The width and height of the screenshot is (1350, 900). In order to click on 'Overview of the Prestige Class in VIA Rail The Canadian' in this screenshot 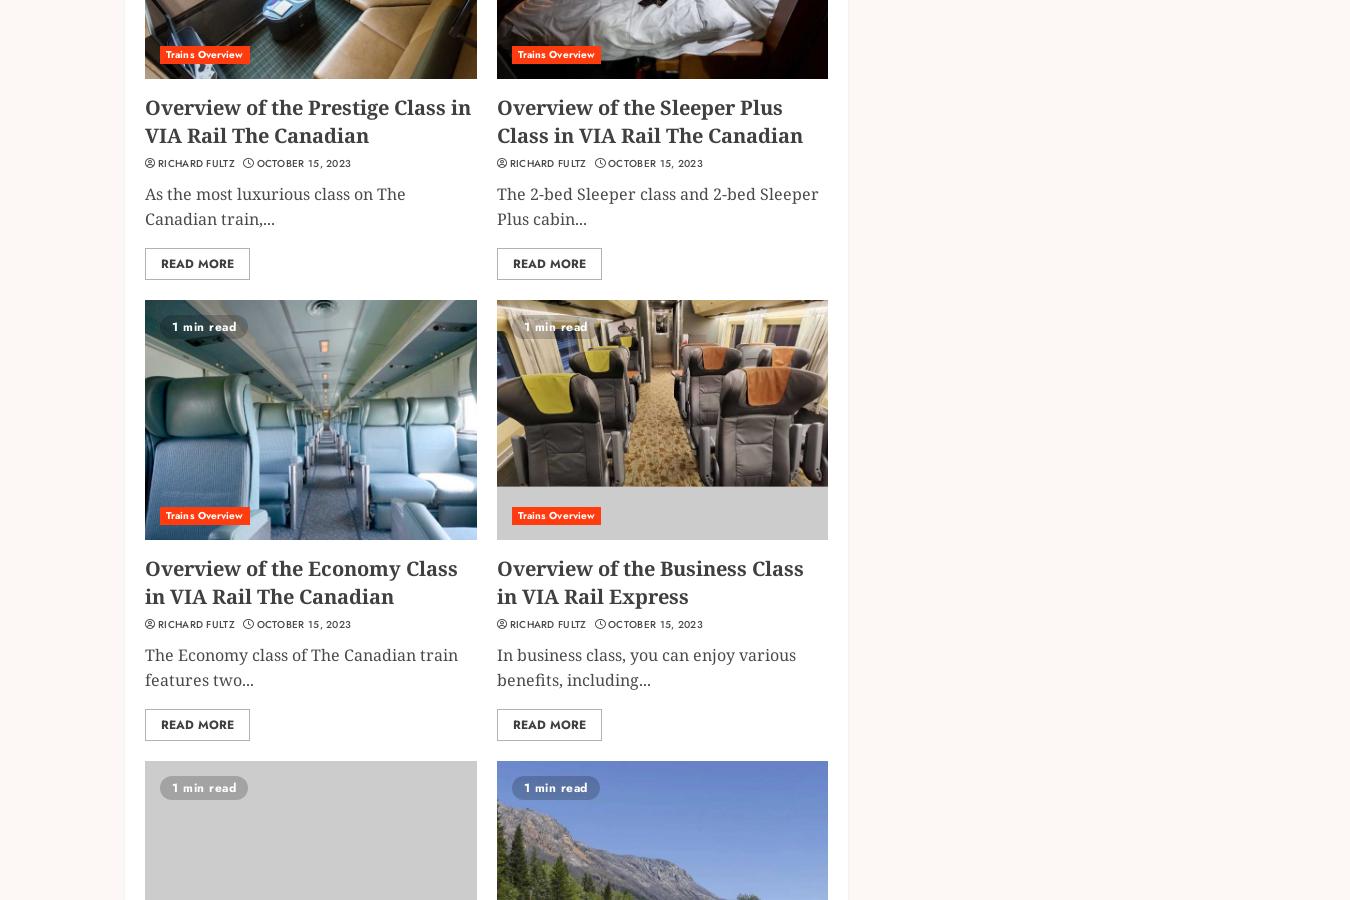, I will do `click(144, 120)`.